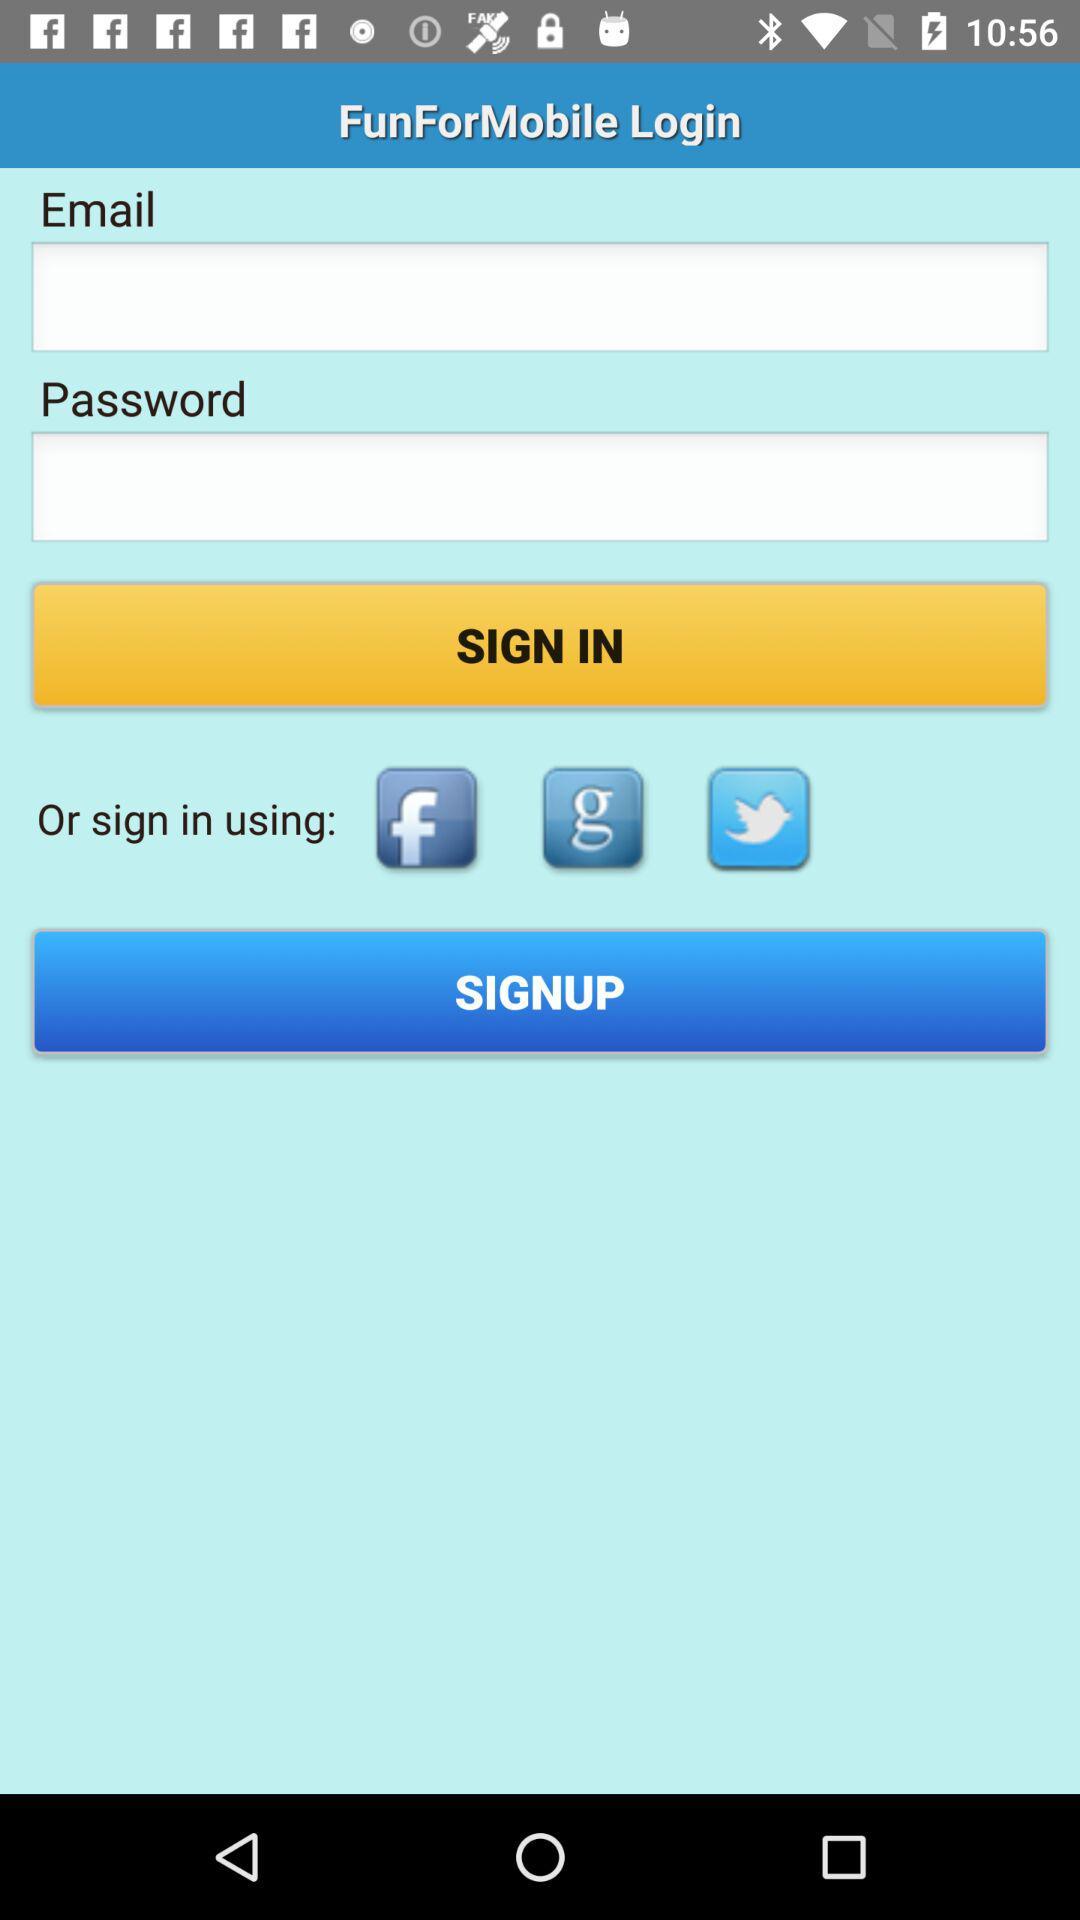 The image size is (1080, 1920). Describe the element at coordinates (759, 818) in the screenshot. I see `icon on the right` at that location.